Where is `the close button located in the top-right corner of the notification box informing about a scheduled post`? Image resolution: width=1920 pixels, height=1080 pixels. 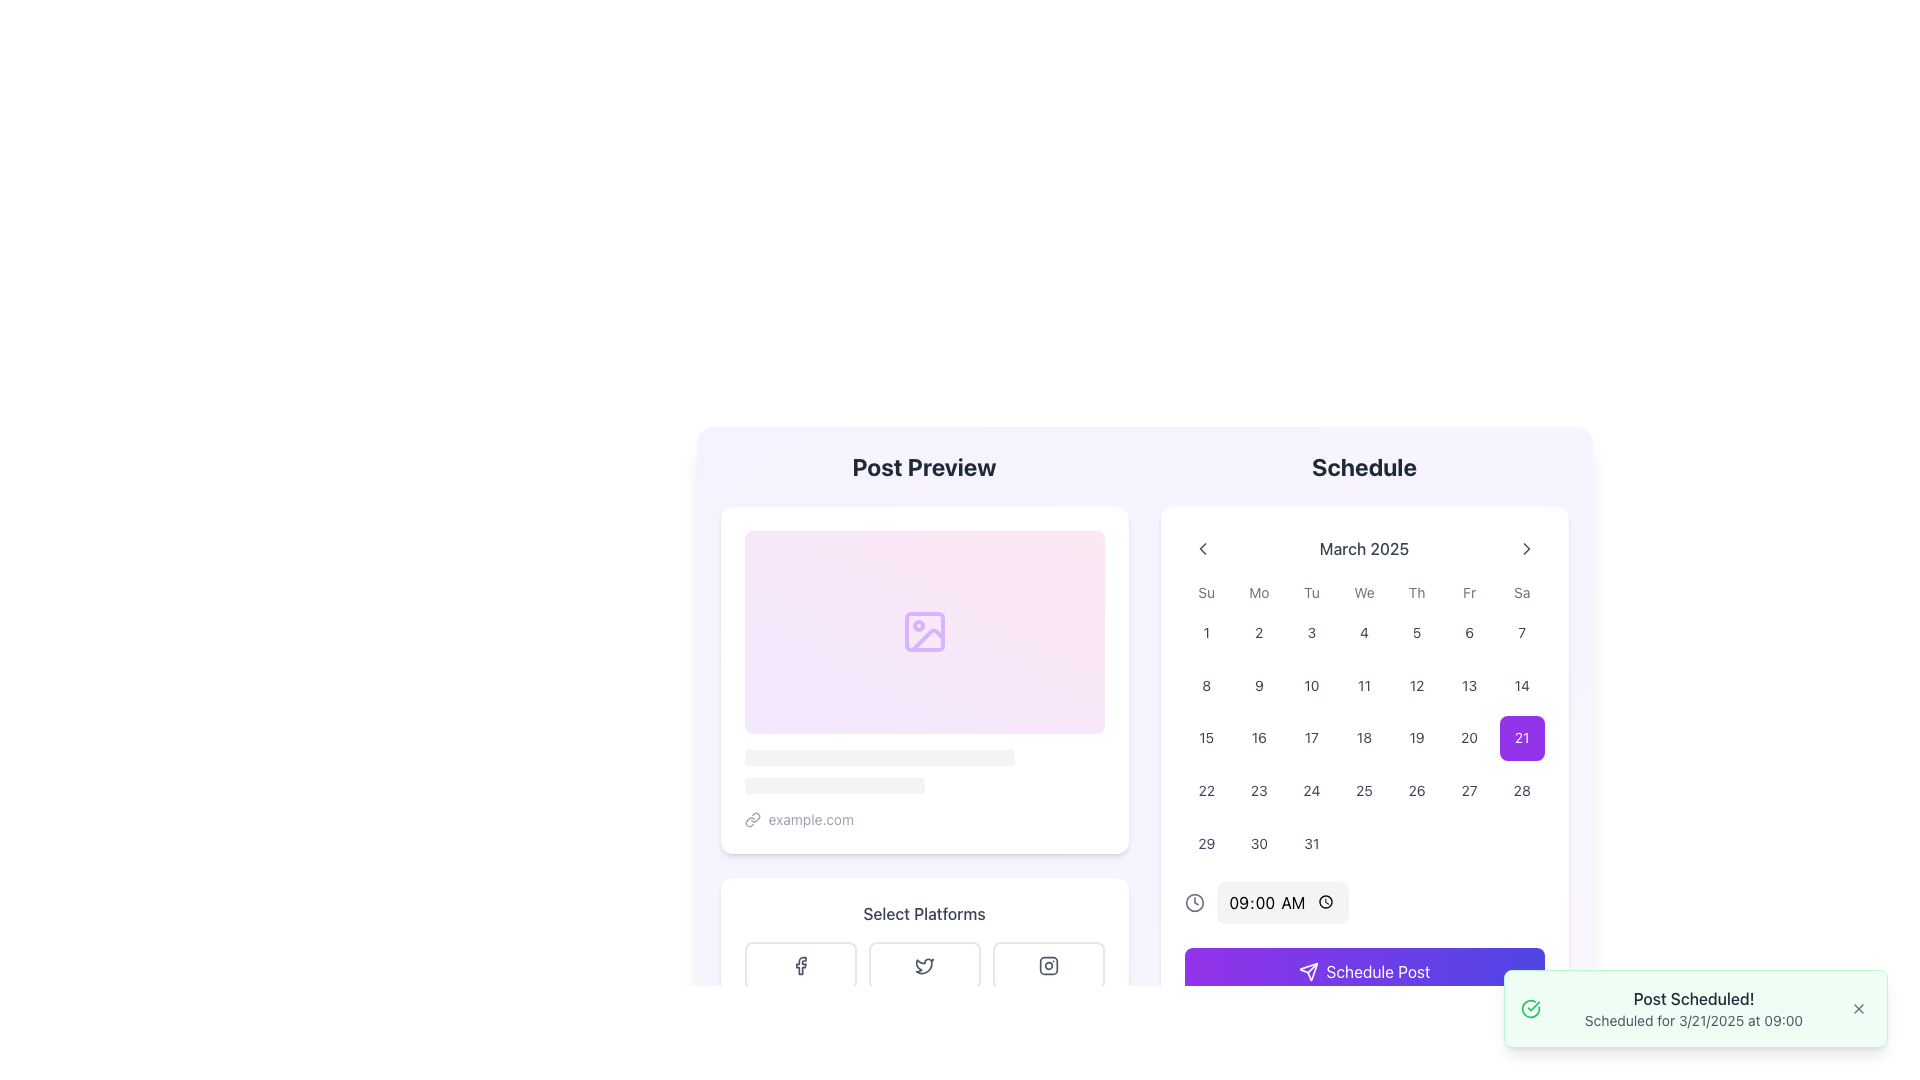 the close button located in the top-right corner of the notification box informing about a scheduled post is located at coordinates (1857, 1009).